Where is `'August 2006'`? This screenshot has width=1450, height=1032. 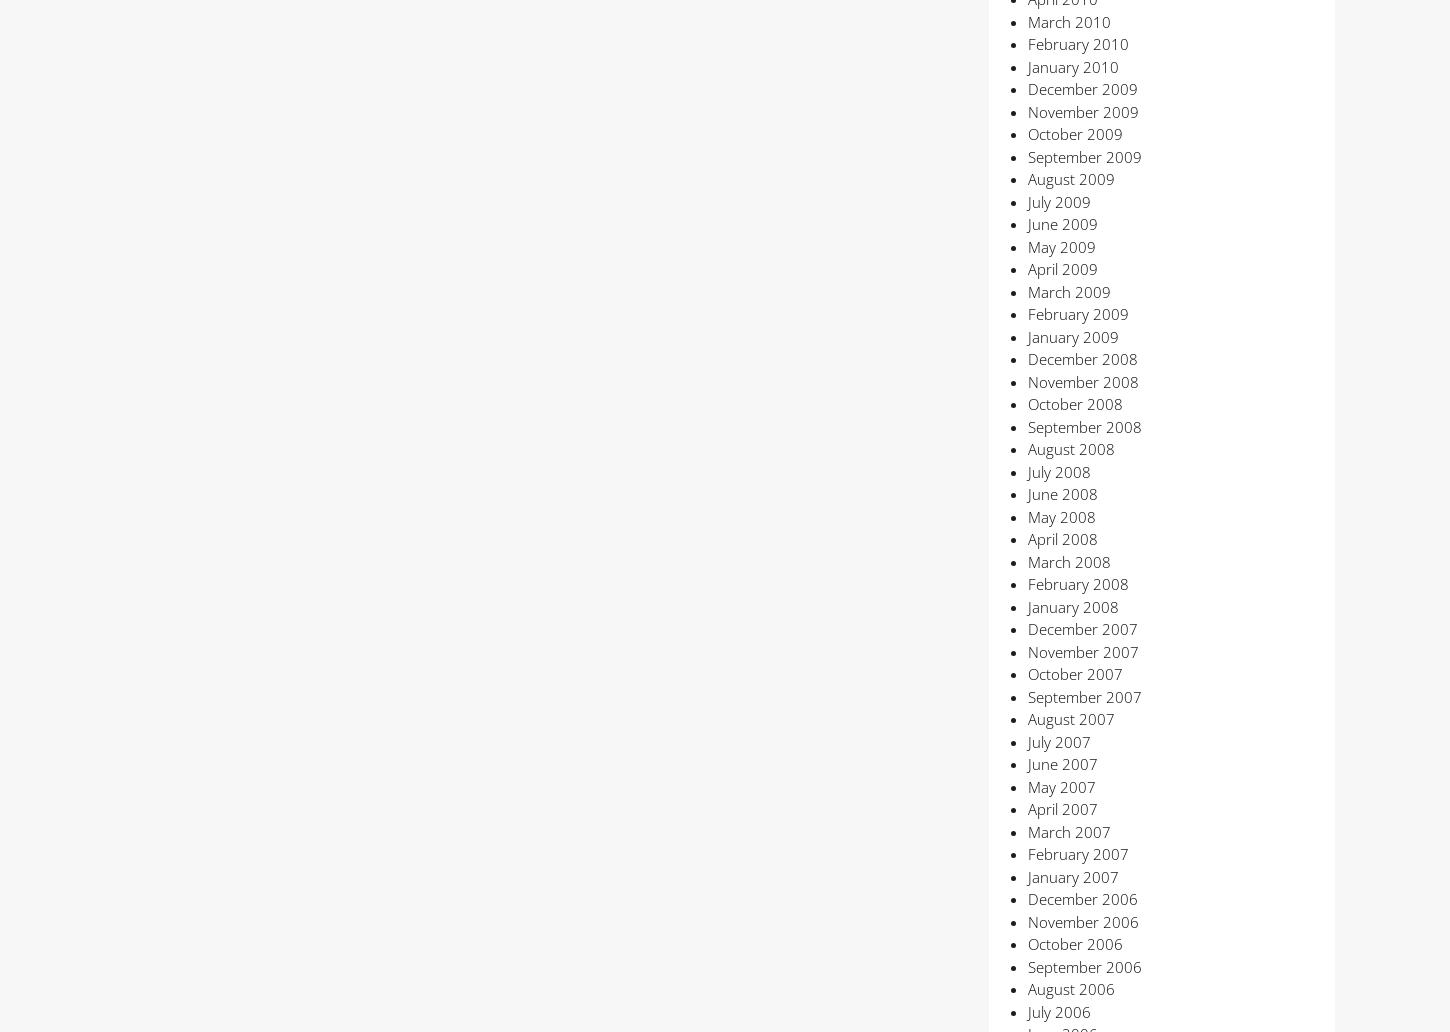 'August 2006' is located at coordinates (1070, 987).